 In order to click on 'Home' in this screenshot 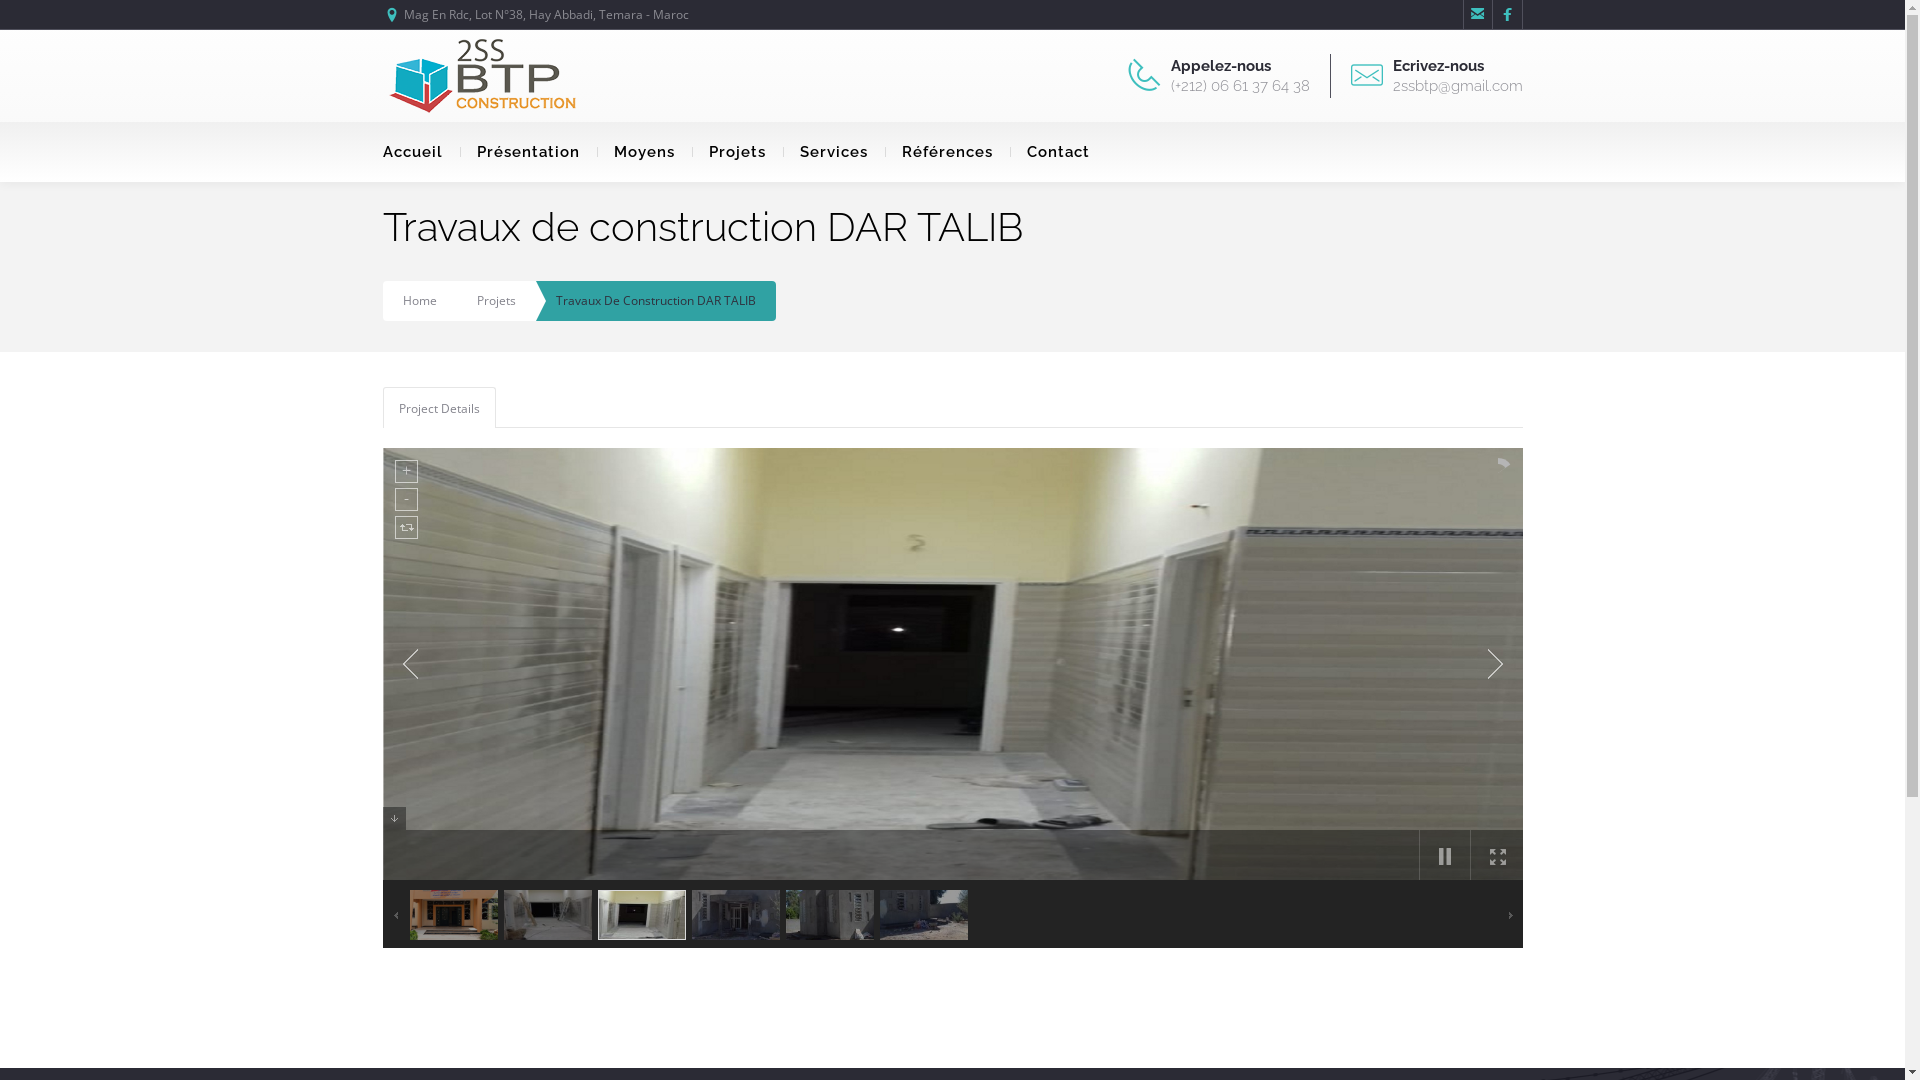, I will do `click(417, 300)`.